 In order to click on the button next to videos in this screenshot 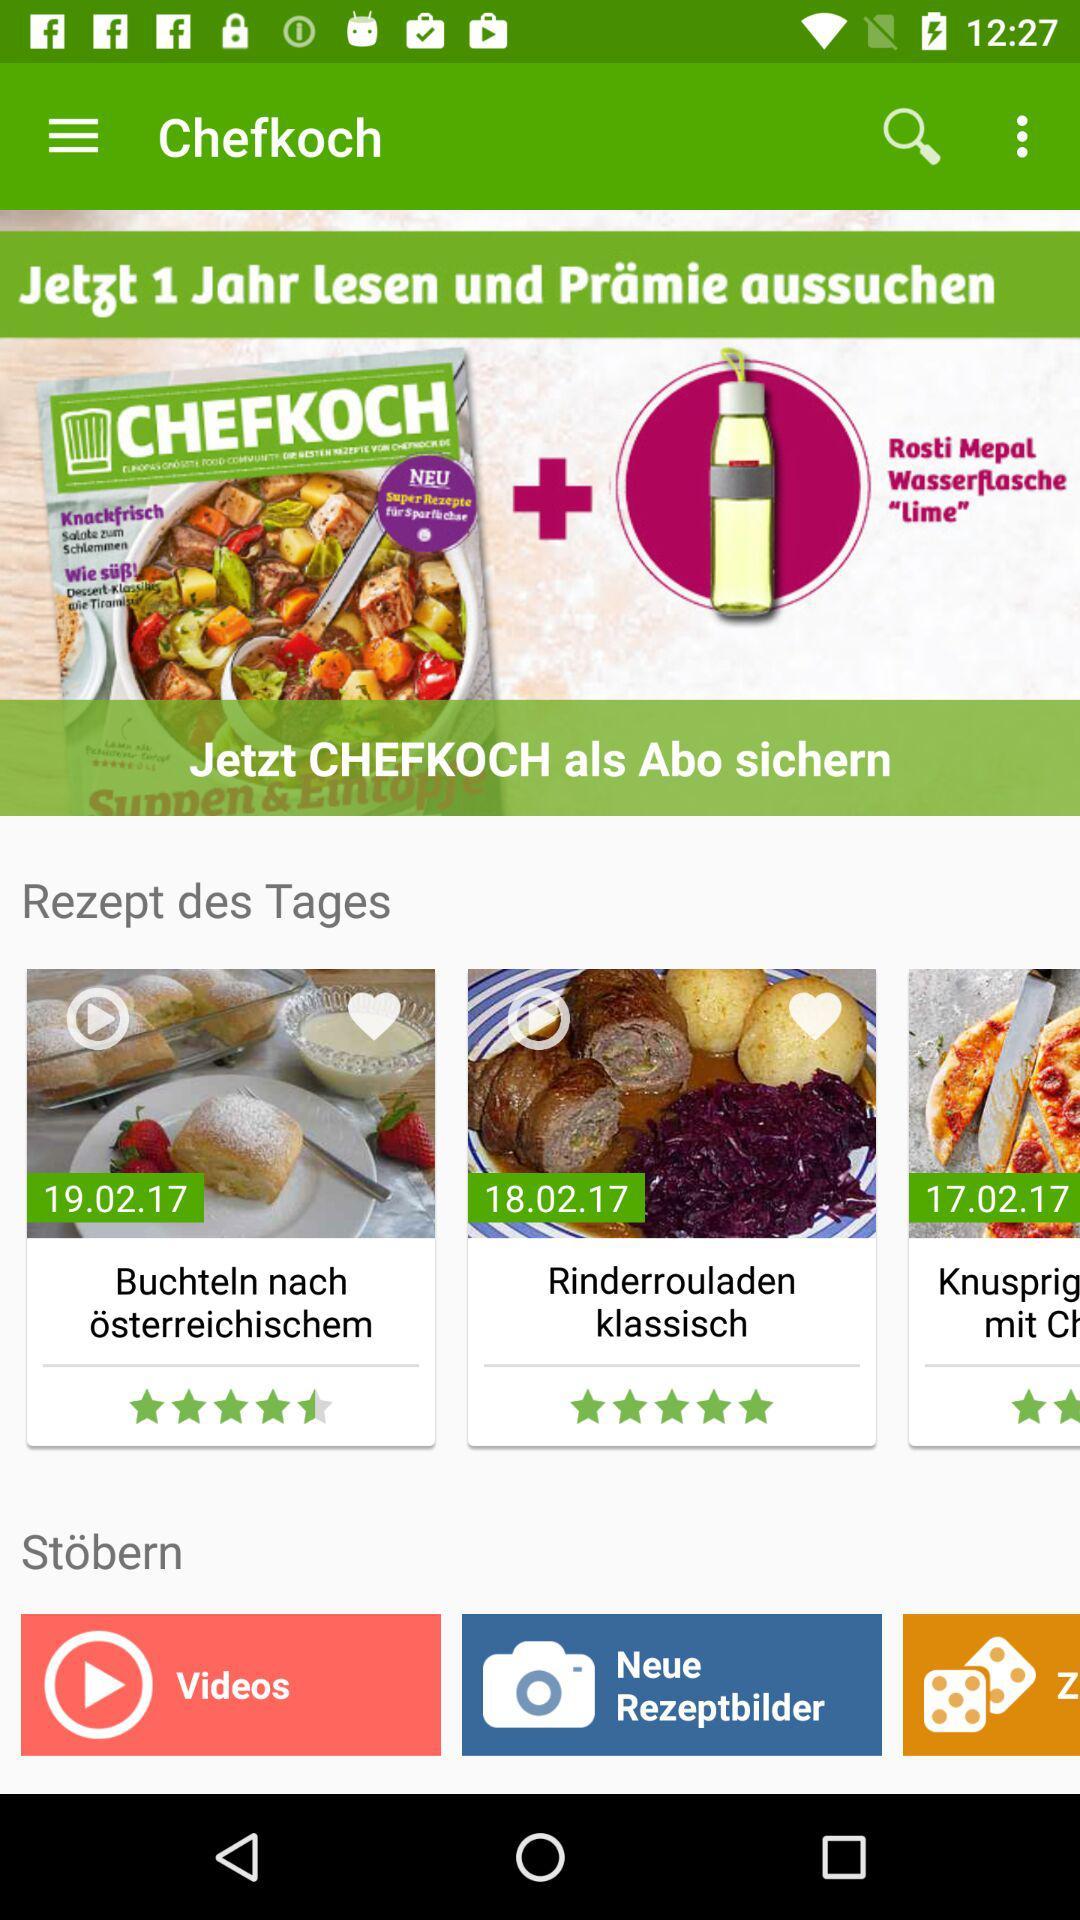, I will do `click(671, 1683)`.